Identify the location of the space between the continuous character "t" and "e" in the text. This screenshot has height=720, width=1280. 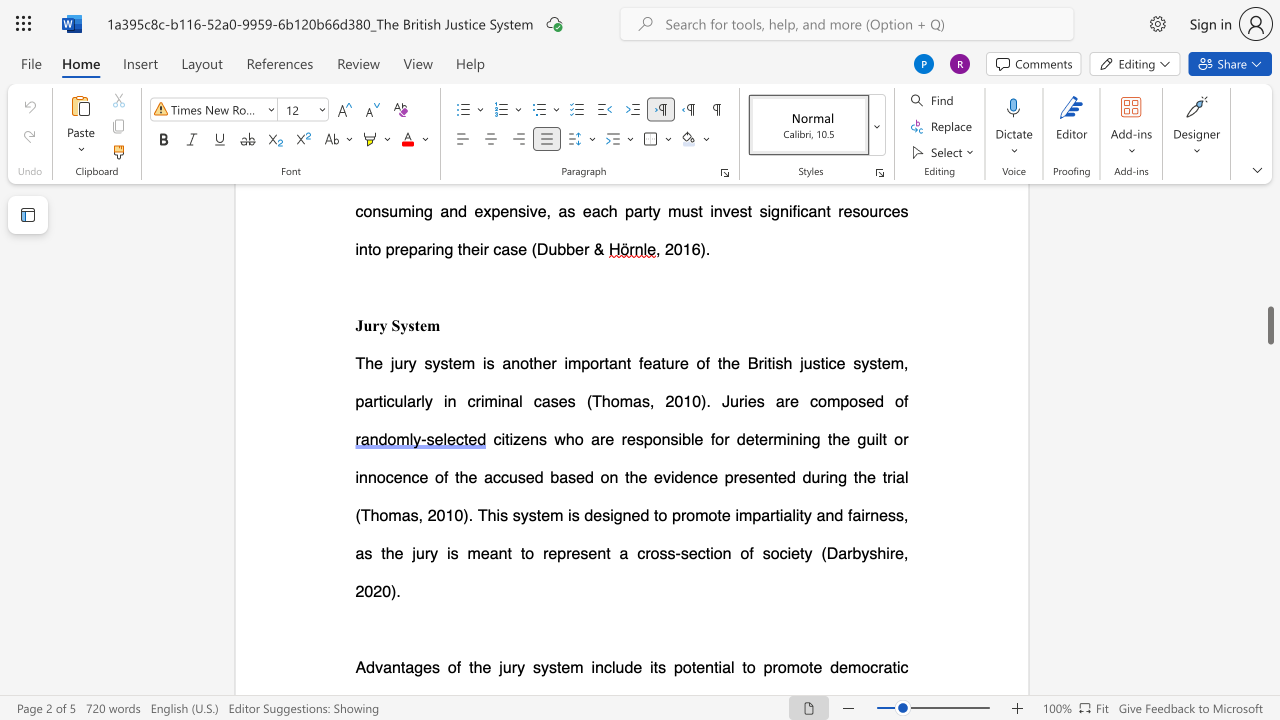
(759, 438).